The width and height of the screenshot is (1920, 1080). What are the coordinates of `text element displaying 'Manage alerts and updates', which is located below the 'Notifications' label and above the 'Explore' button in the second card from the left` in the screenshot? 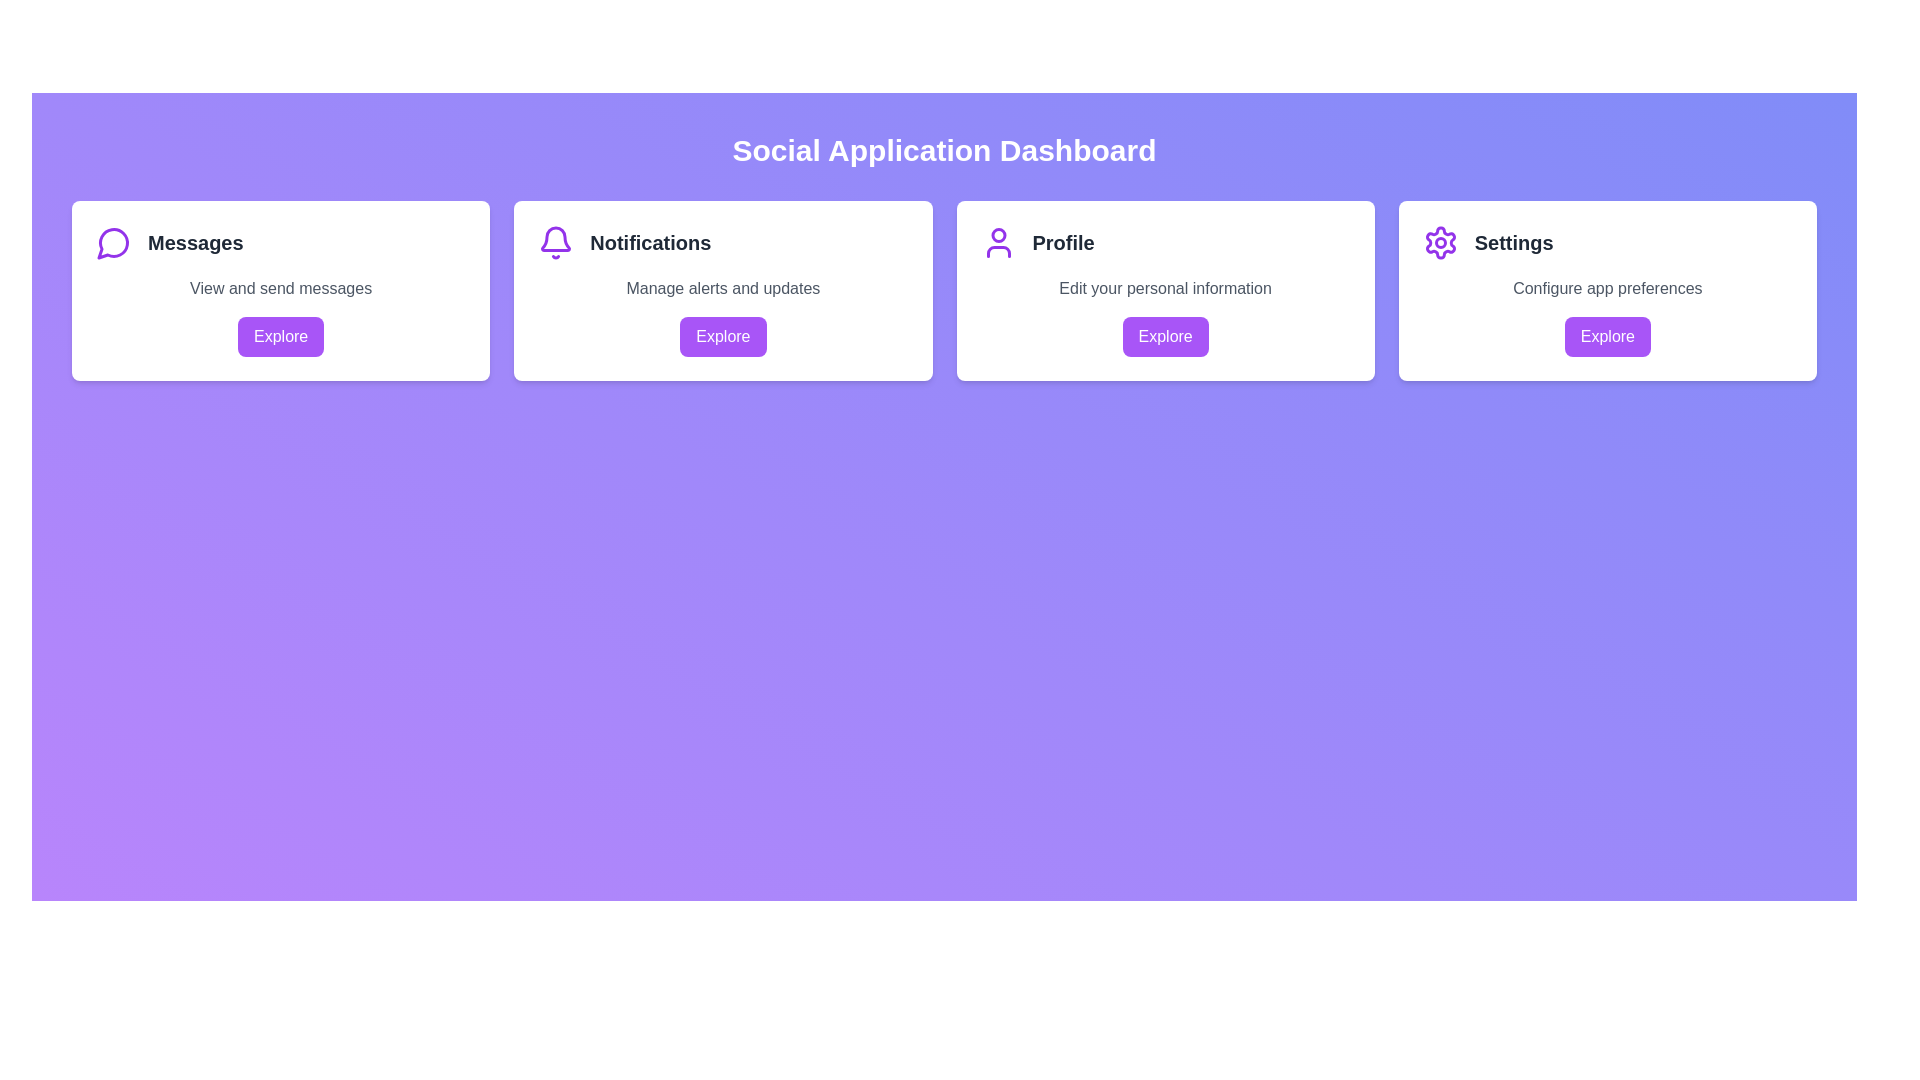 It's located at (722, 289).